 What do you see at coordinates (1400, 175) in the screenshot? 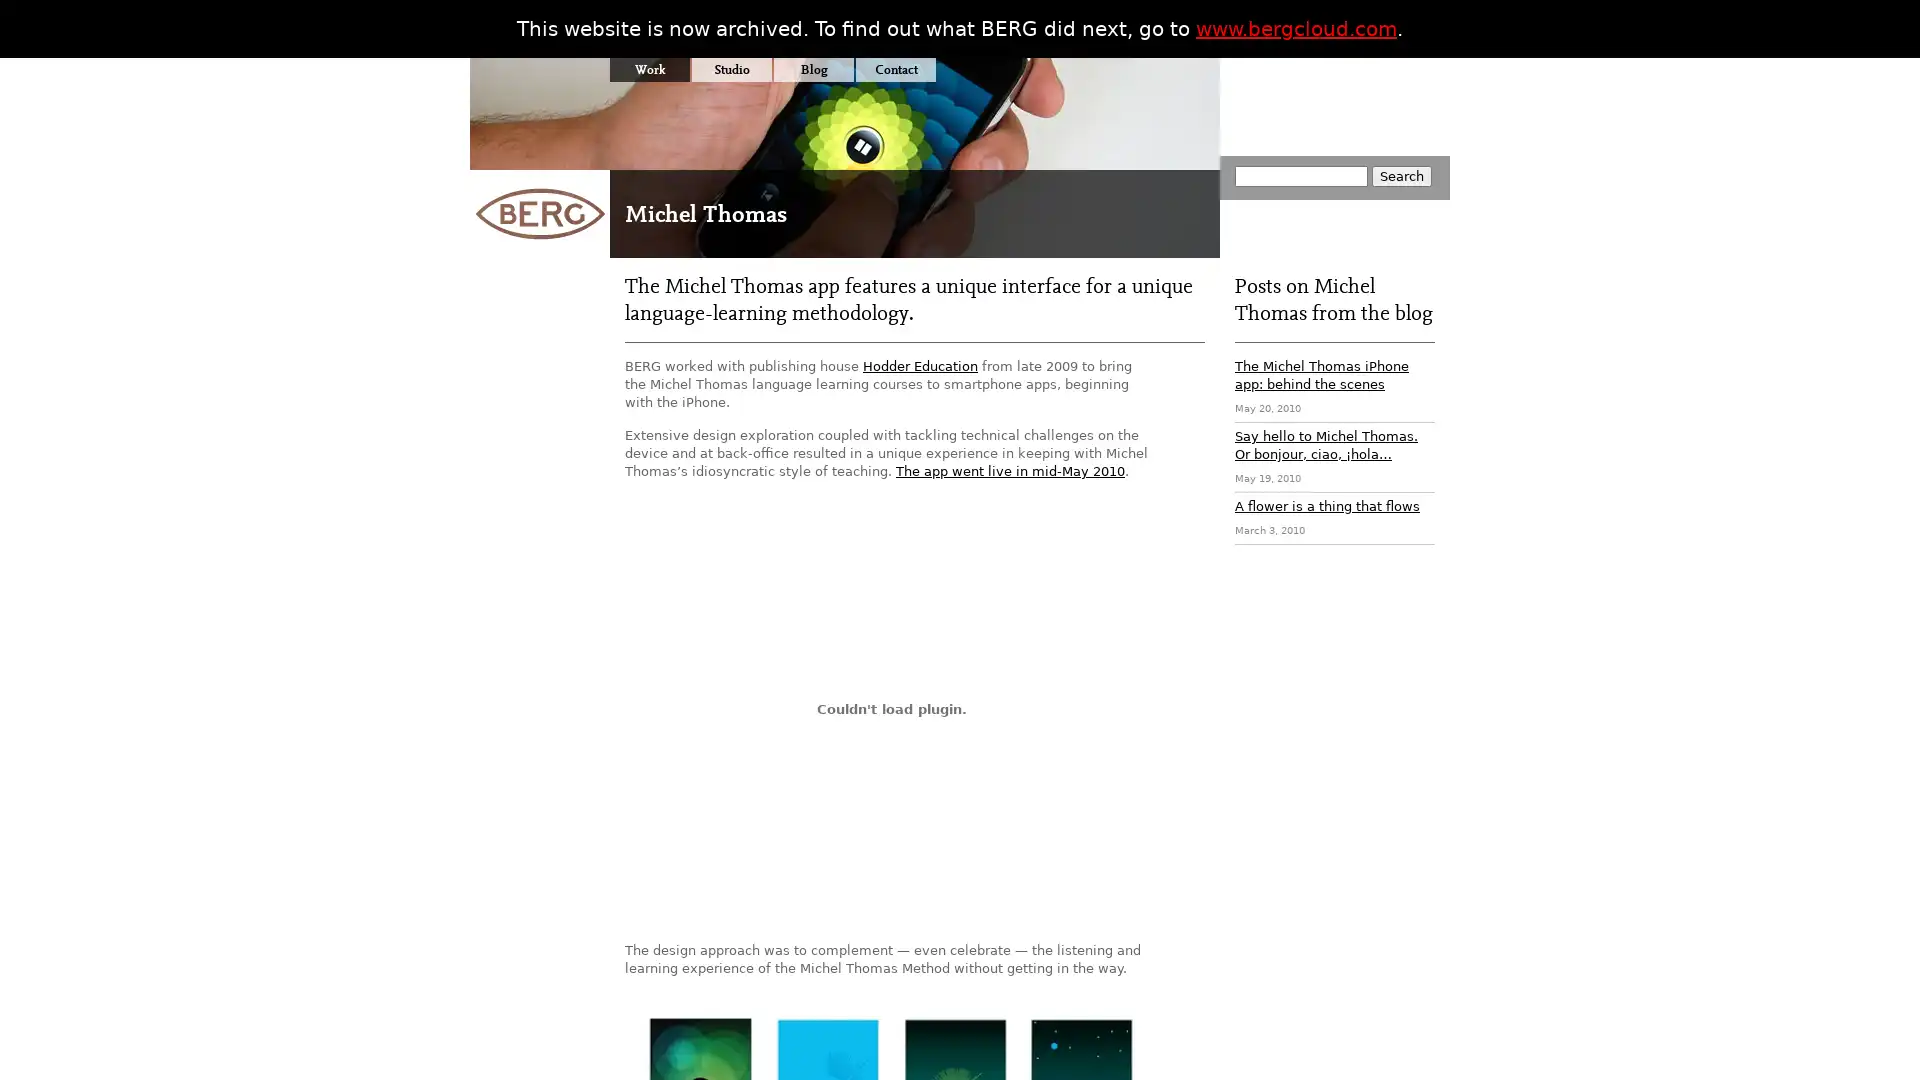
I see `Search` at bounding box center [1400, 175].